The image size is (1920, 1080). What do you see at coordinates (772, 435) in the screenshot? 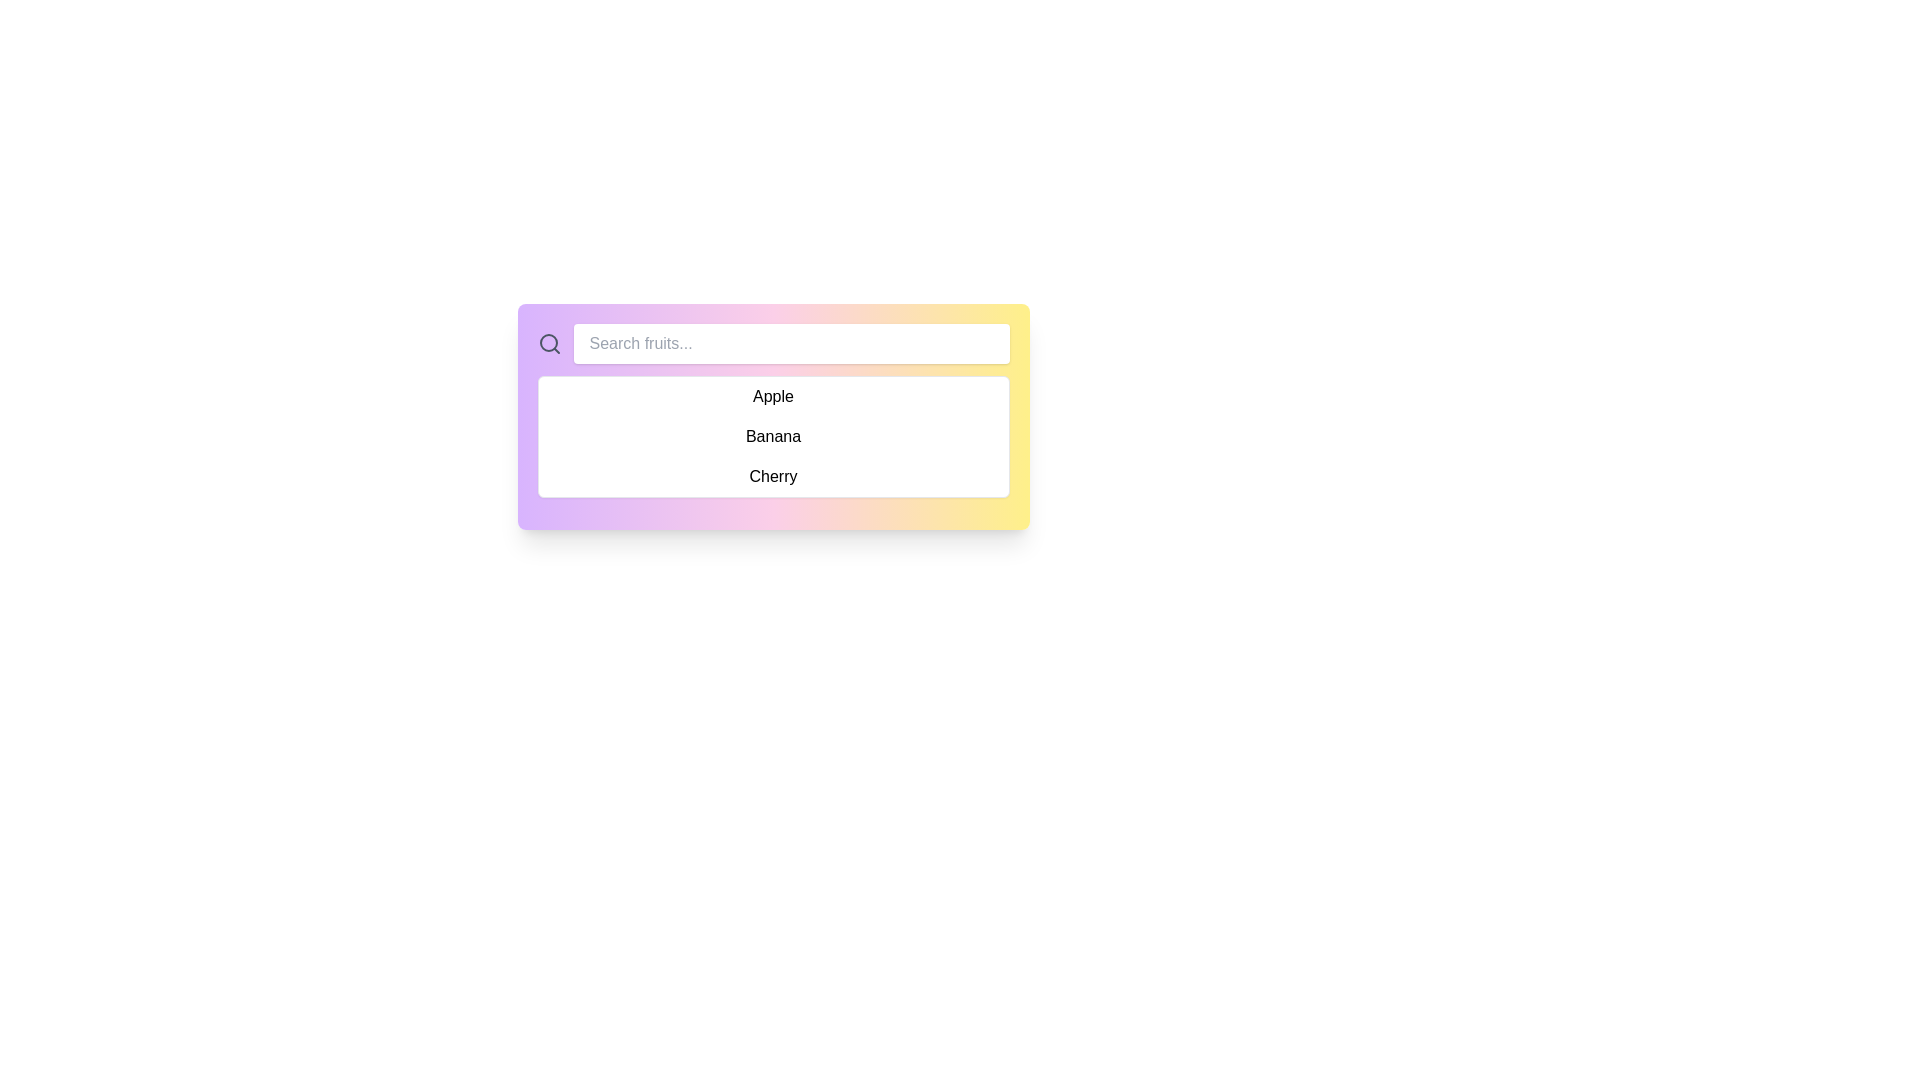
I see `the dropdown option 'Banana'` at bounding box center [772, 435].